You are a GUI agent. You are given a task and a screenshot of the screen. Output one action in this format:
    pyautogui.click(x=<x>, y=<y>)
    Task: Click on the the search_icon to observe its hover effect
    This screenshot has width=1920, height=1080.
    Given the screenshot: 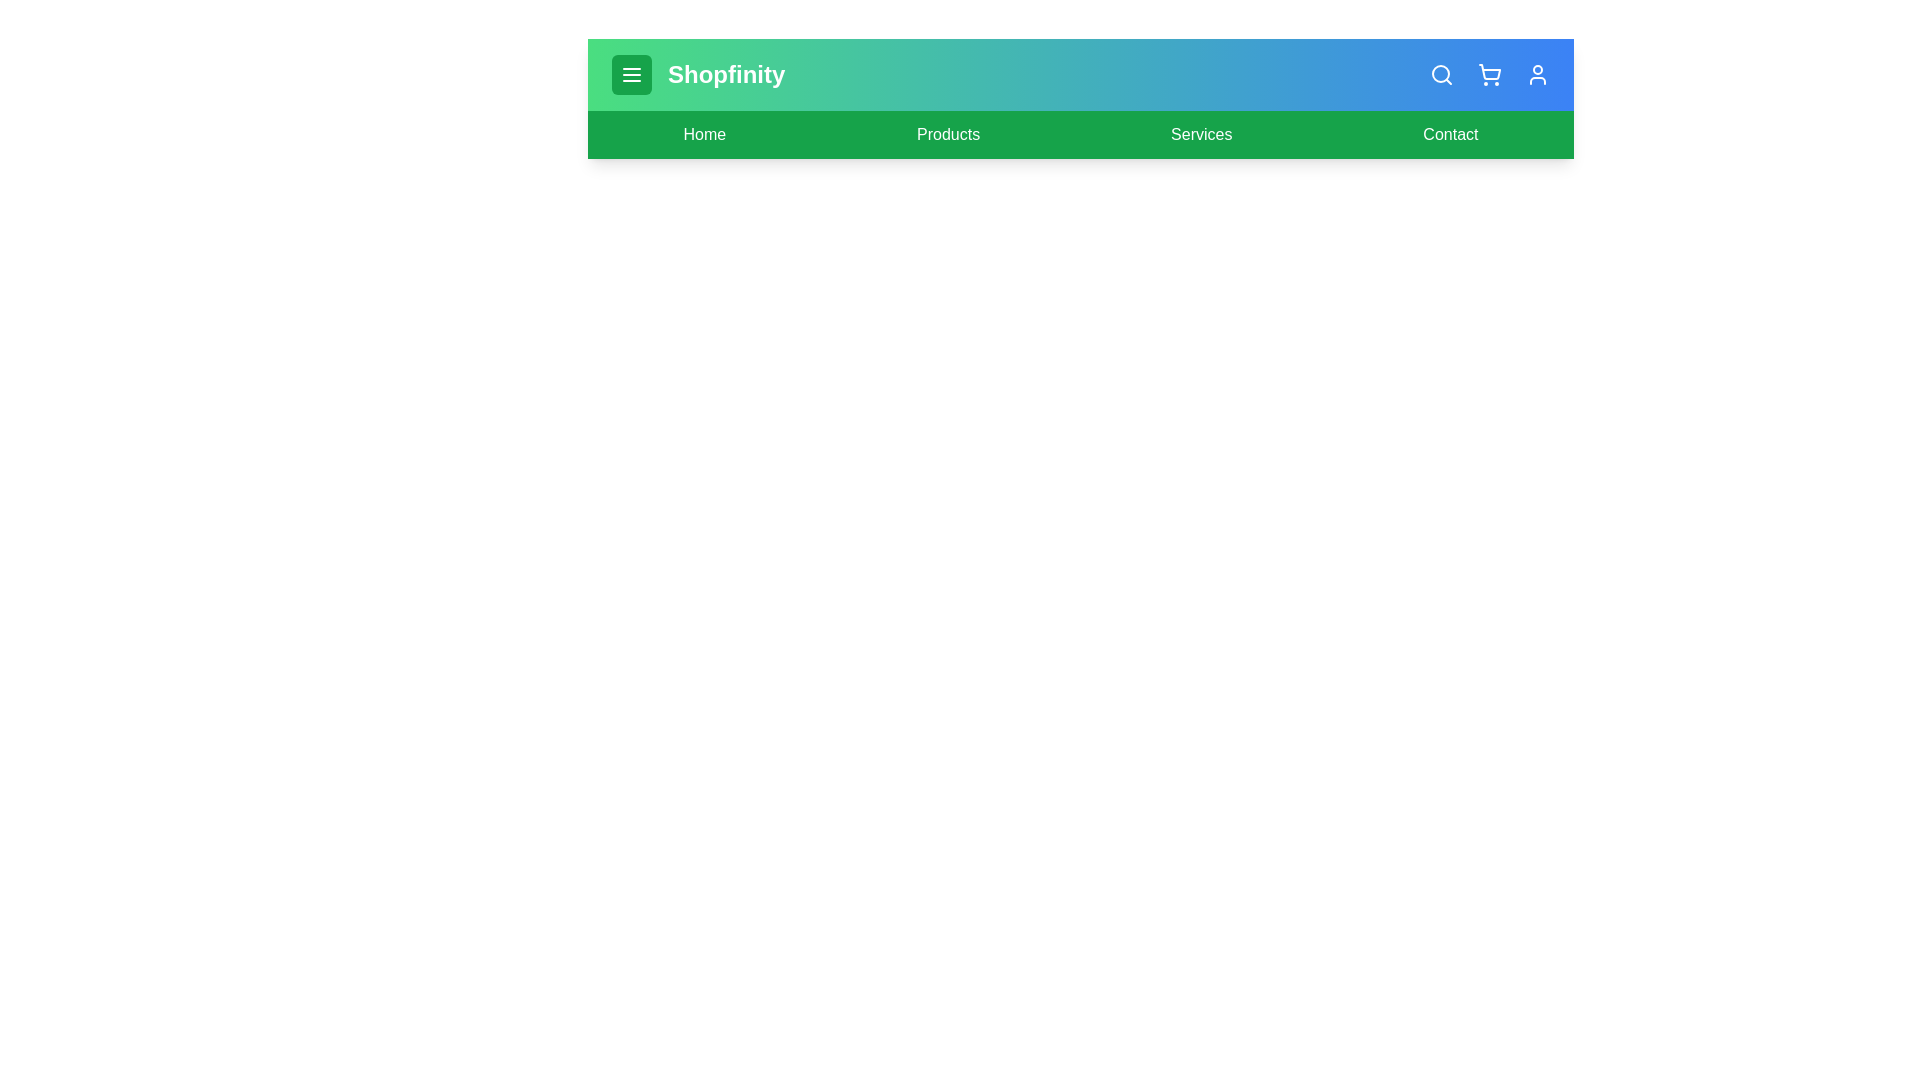 What is the action you would take?
    pyautogui.click(x=1441, y=73)
    